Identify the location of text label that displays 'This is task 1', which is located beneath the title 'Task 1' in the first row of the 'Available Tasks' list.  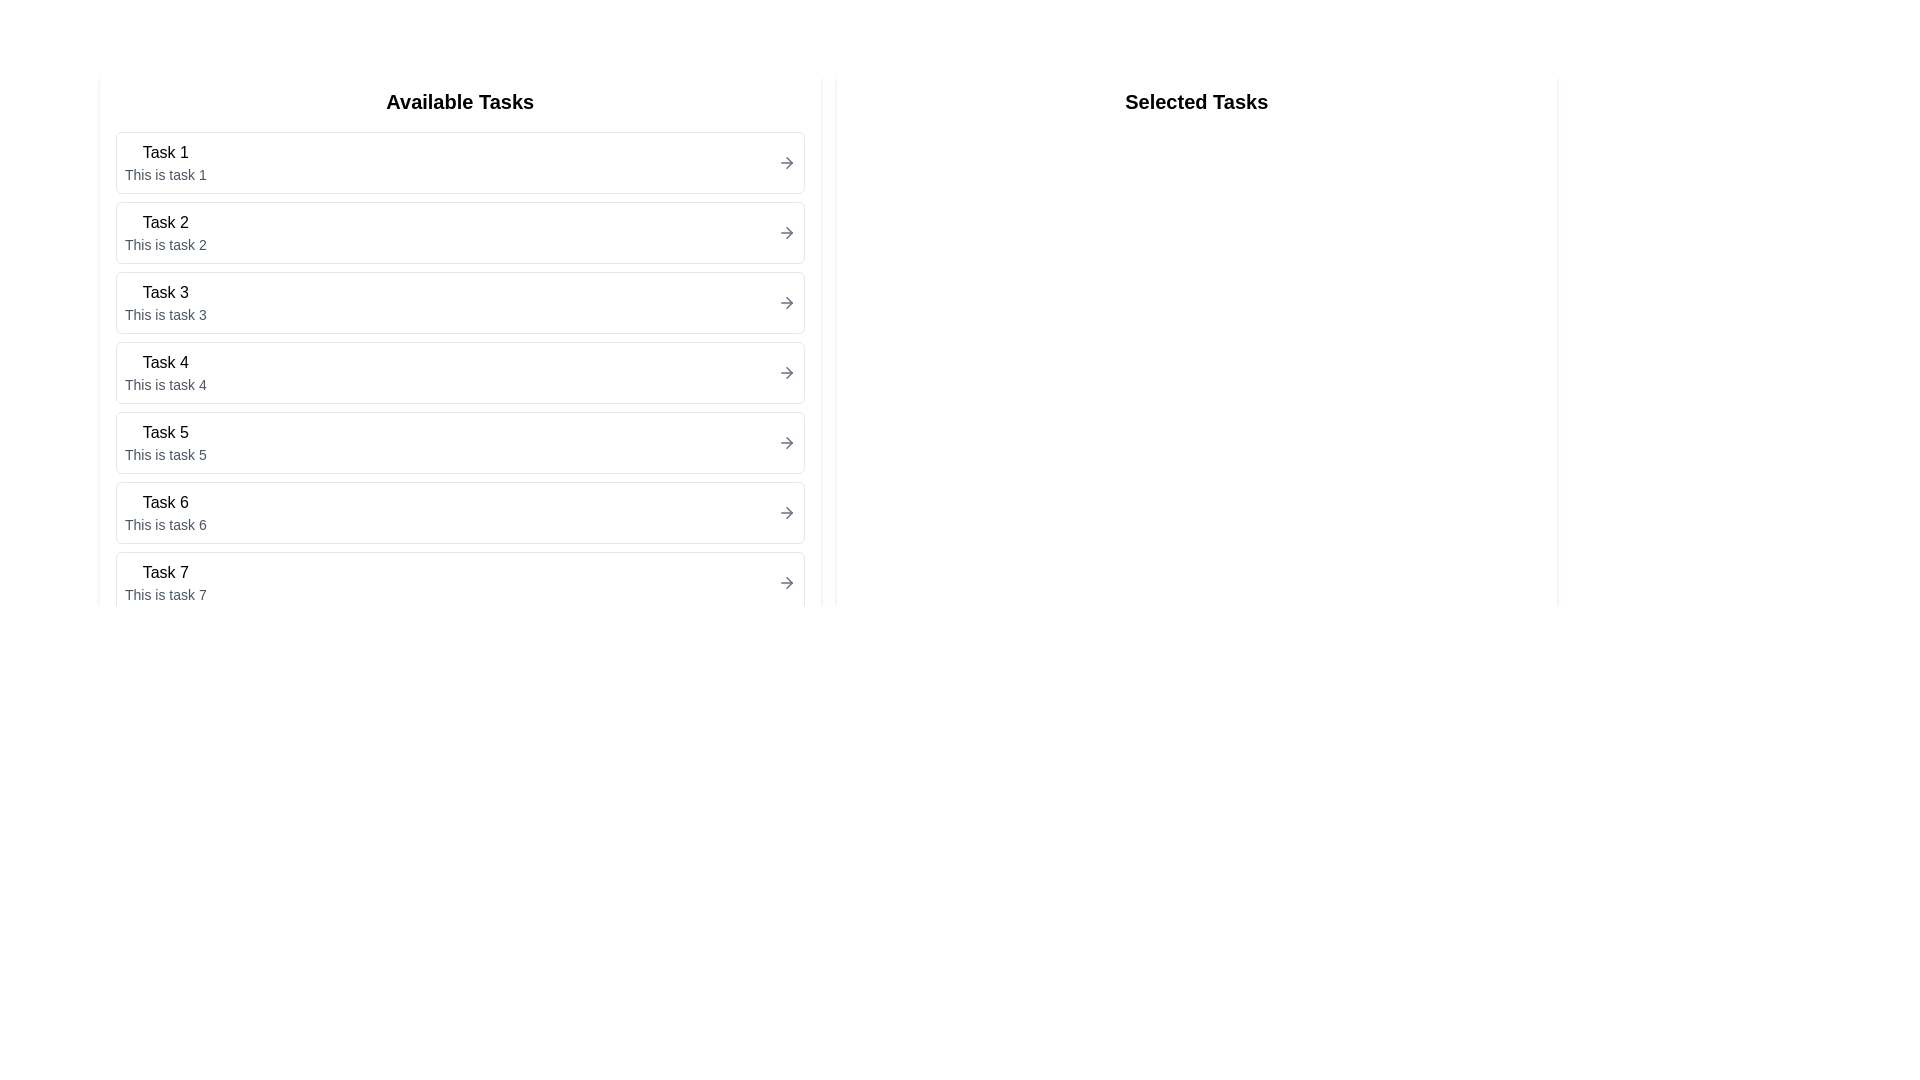
(165, 173).